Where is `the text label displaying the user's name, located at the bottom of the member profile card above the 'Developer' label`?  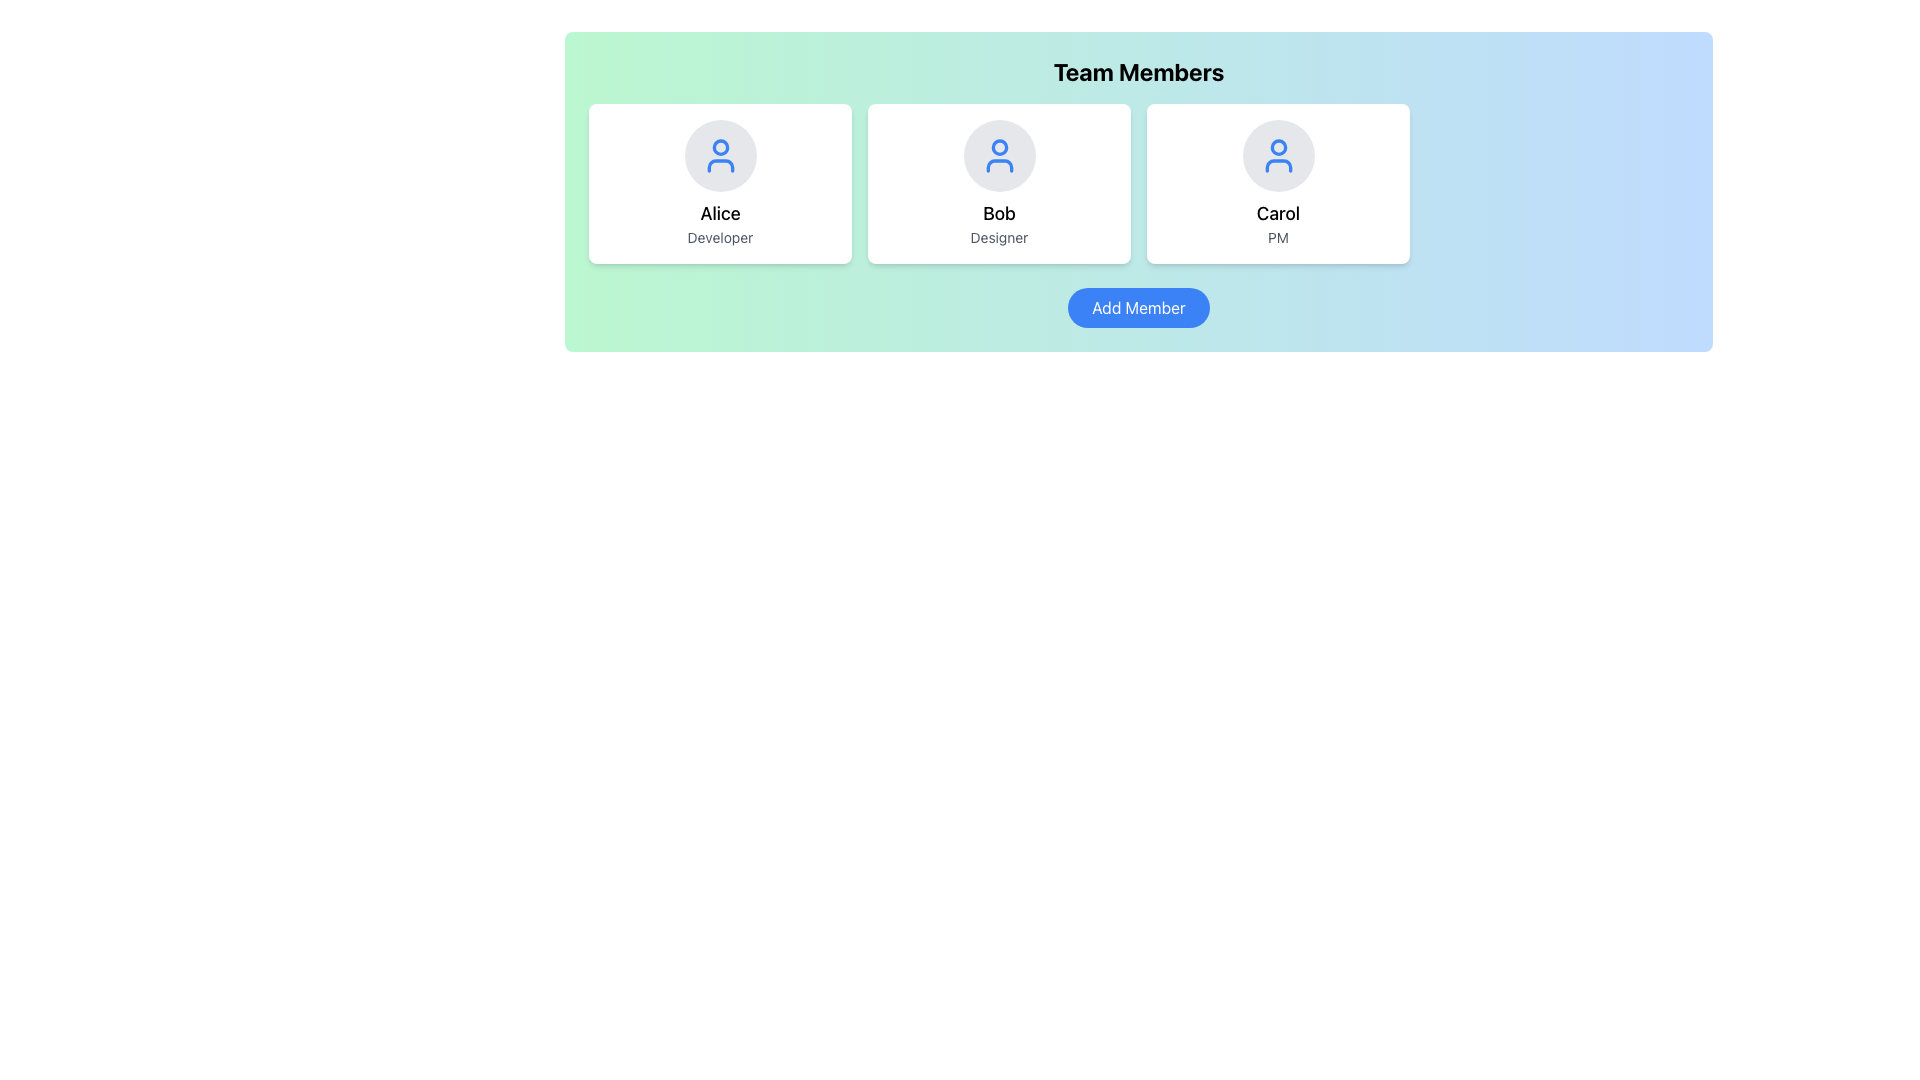 the text label displaying the user's name, located at the bottom of the member profile card above the 'Developer' label is located at coordinates (720, 213).